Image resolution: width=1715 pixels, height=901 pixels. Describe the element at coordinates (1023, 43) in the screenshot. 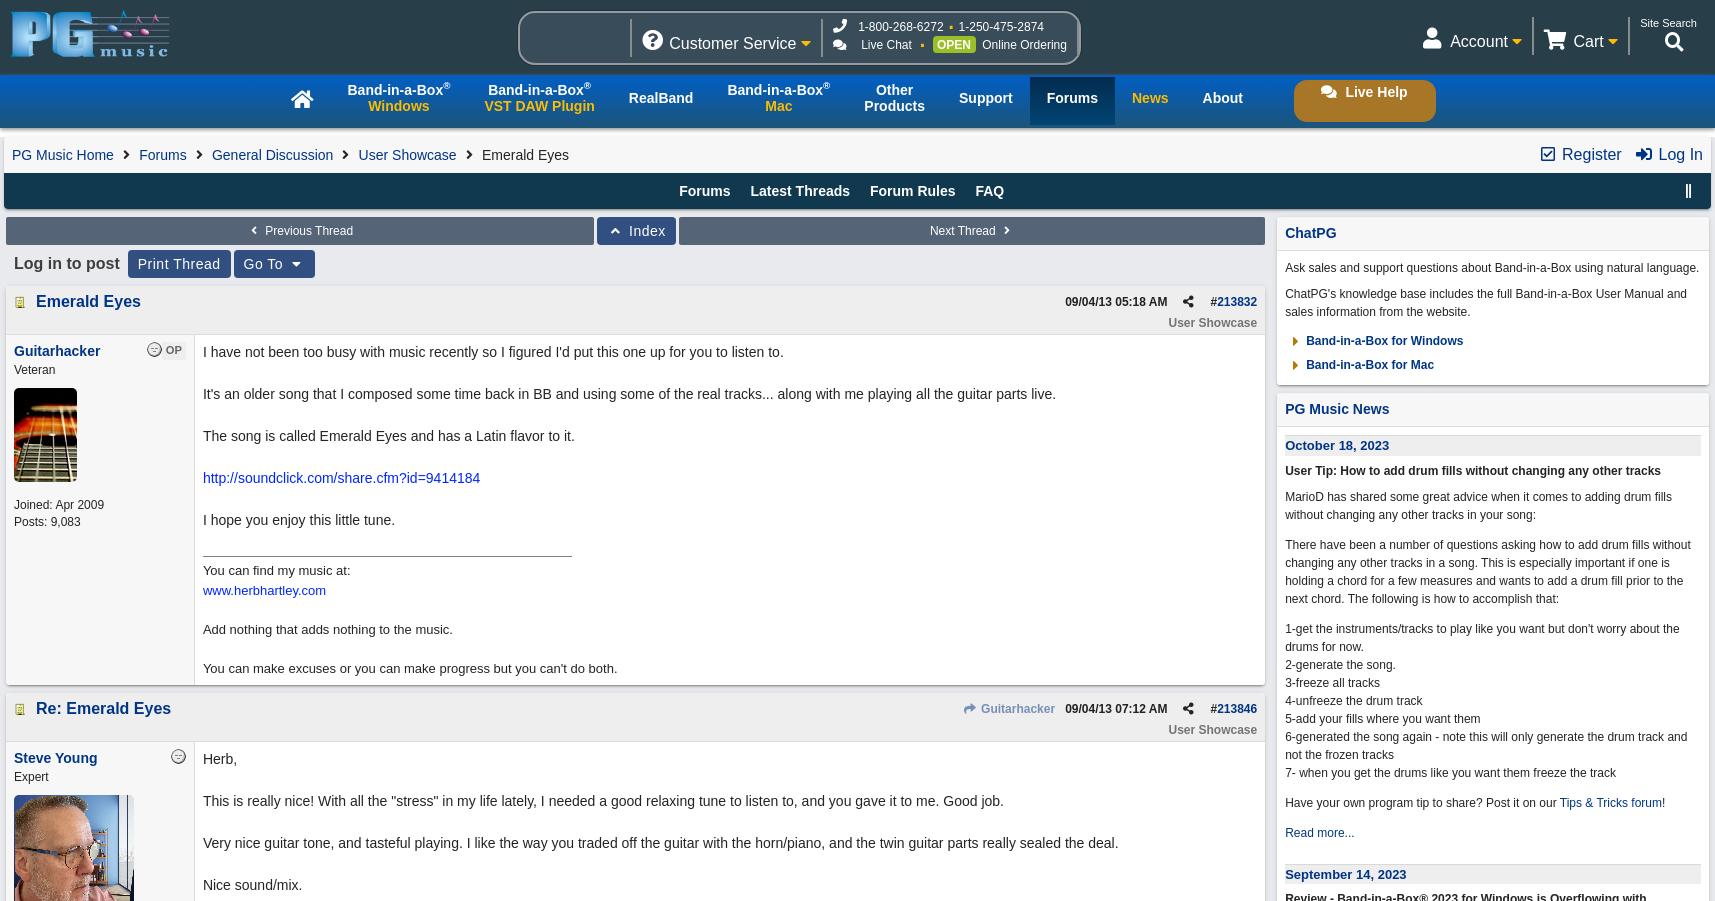

I see `'Online Ordering'` at that location.